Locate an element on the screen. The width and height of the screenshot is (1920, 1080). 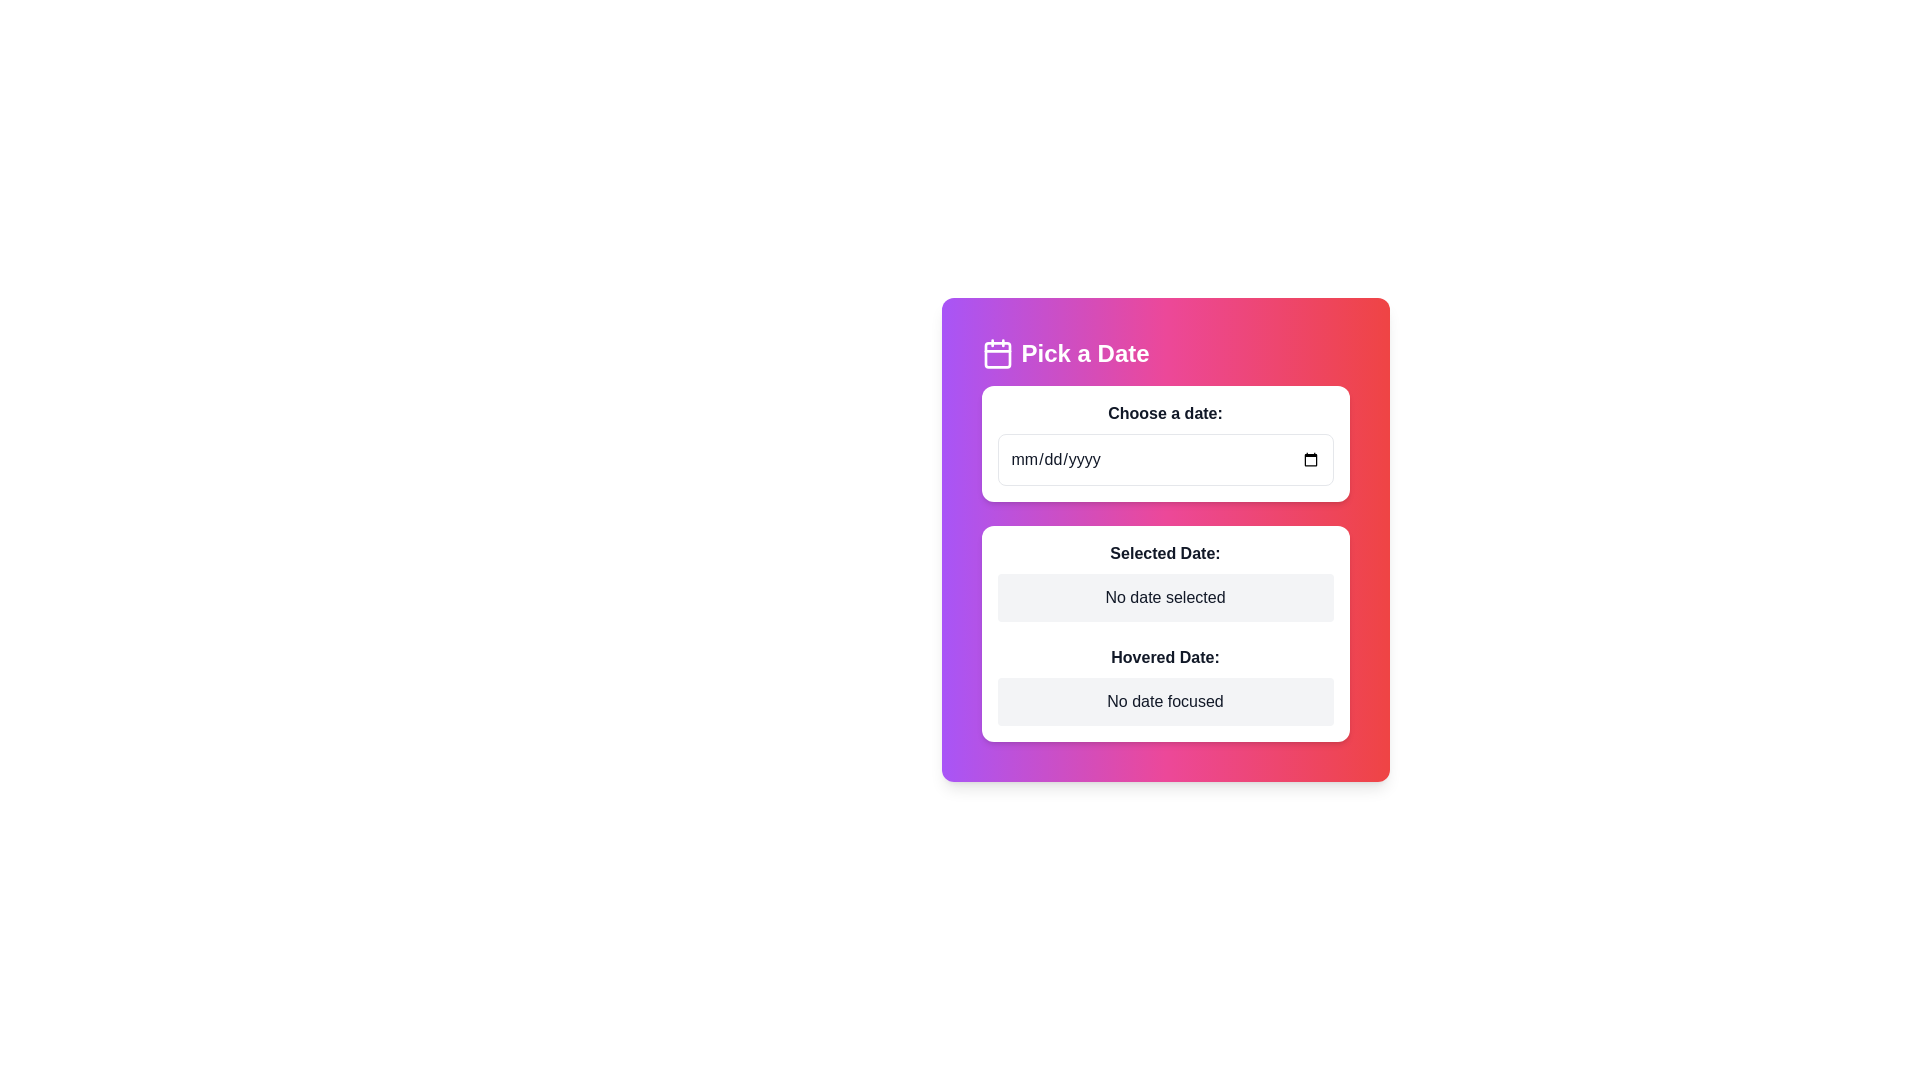
the bold text label reading 'Pick a Date' which has a vibrant purple to pink gradient background is located at coordinates (1084, 353).